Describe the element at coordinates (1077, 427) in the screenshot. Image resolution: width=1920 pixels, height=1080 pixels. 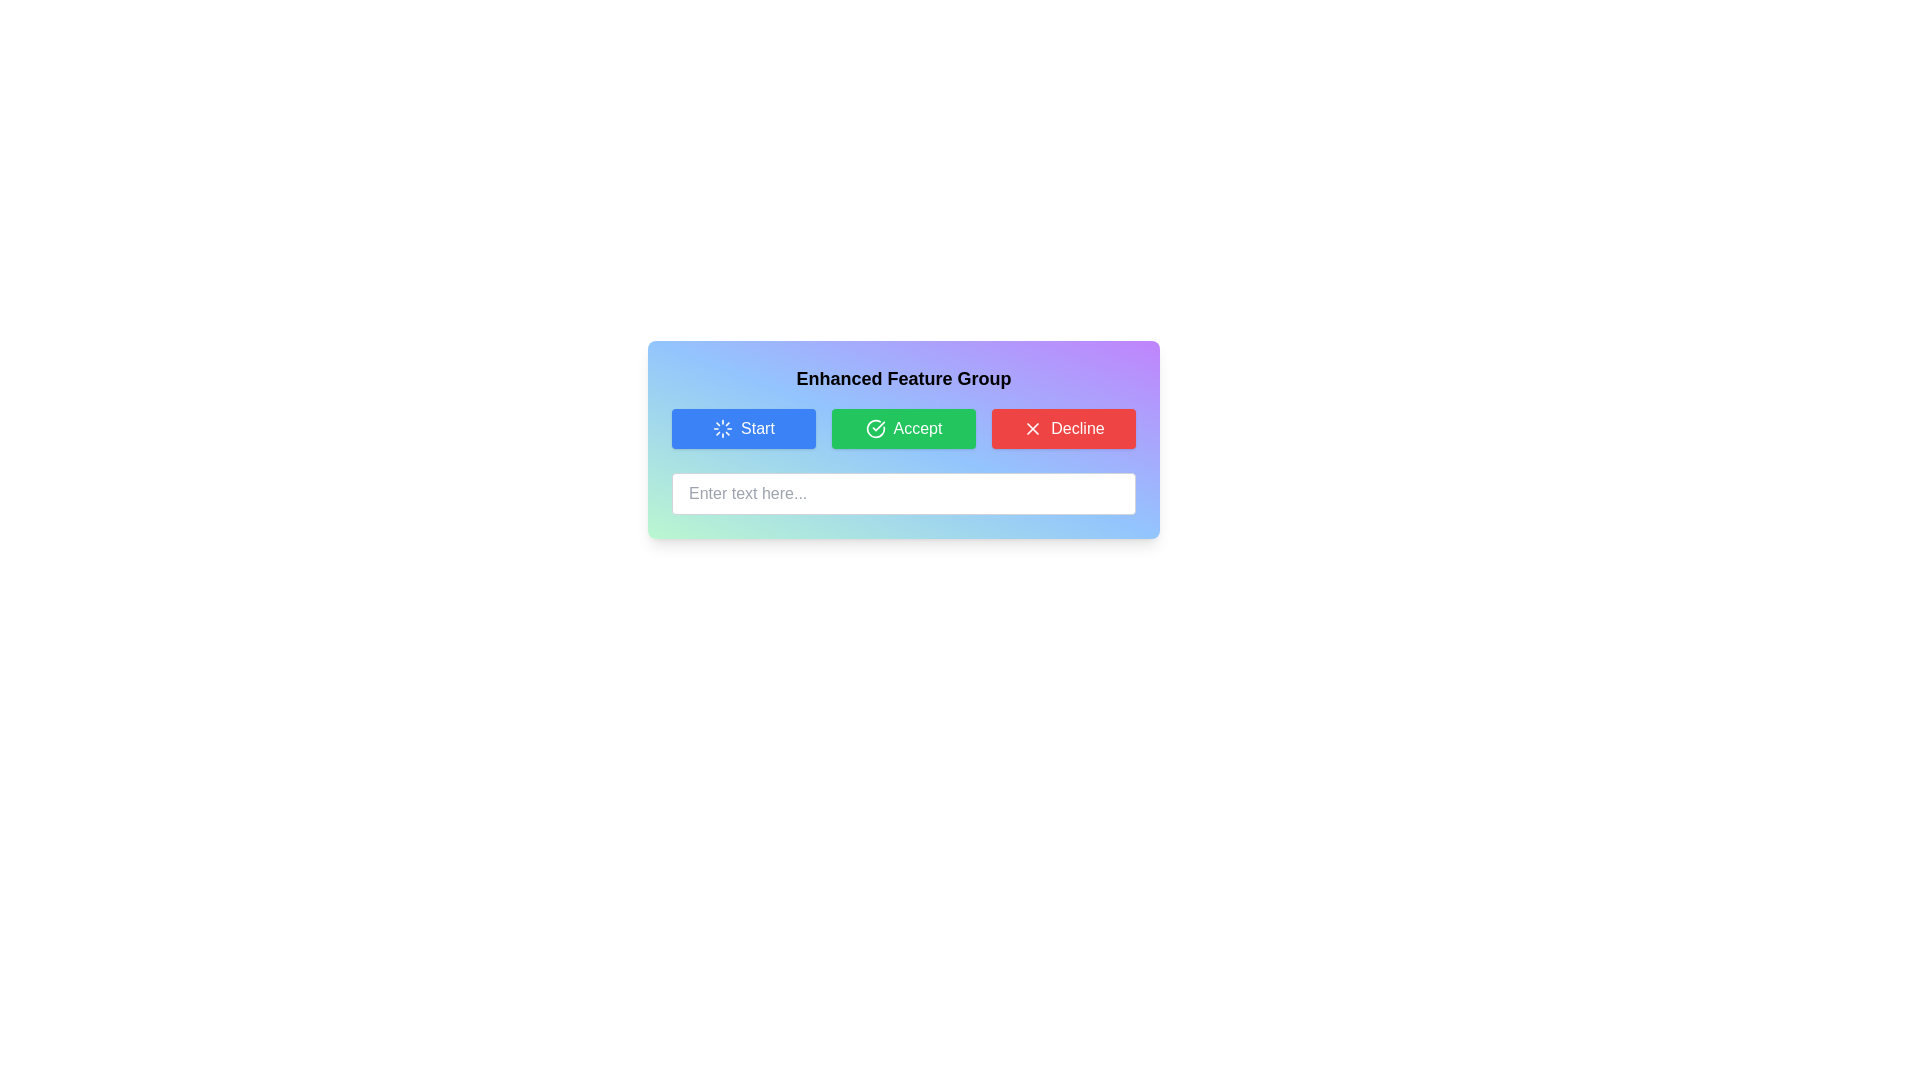
I see `the 'Decline' text label, which is part of a button with a red background and rounded appearance, located to the right of the buttons labeled 'Start' and 'Accept'` at that location.